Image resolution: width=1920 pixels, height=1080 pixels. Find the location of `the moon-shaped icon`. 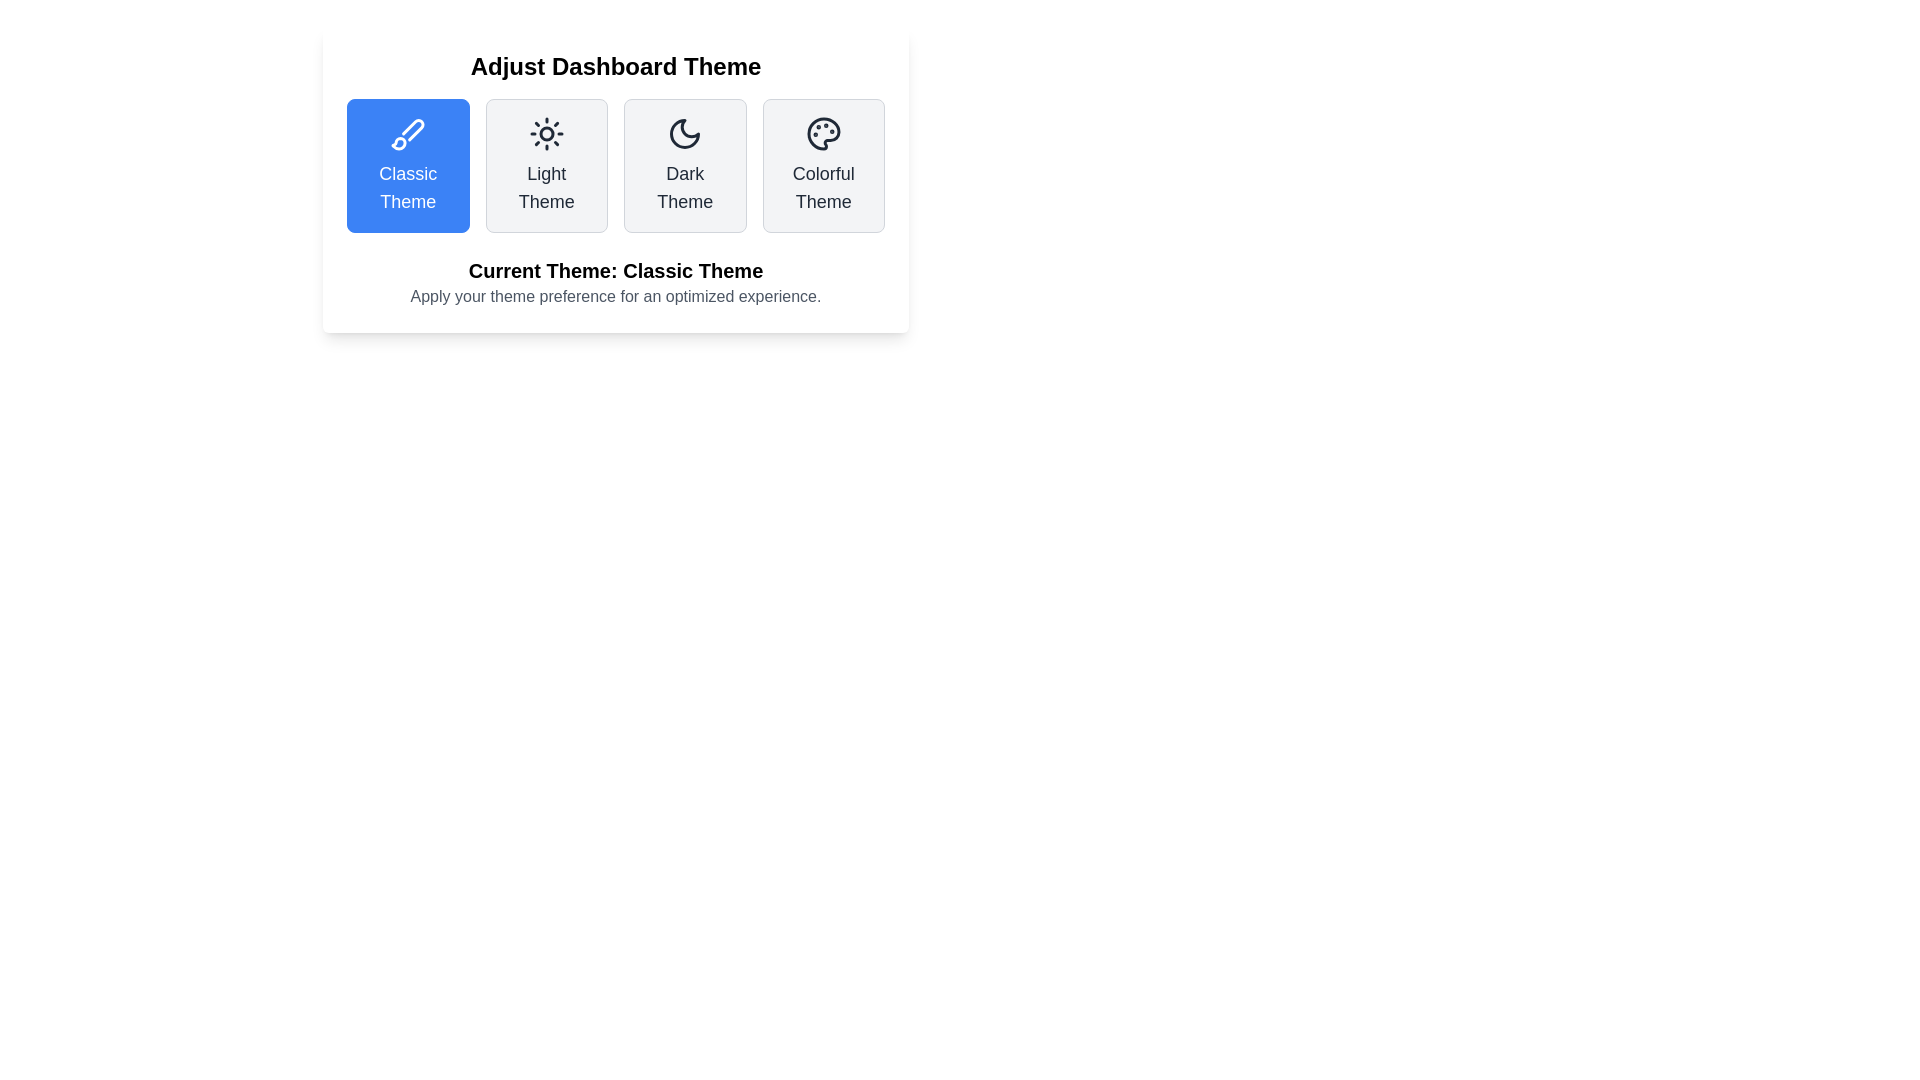

the moon-shaped icon is located at coordinates (685, 134).